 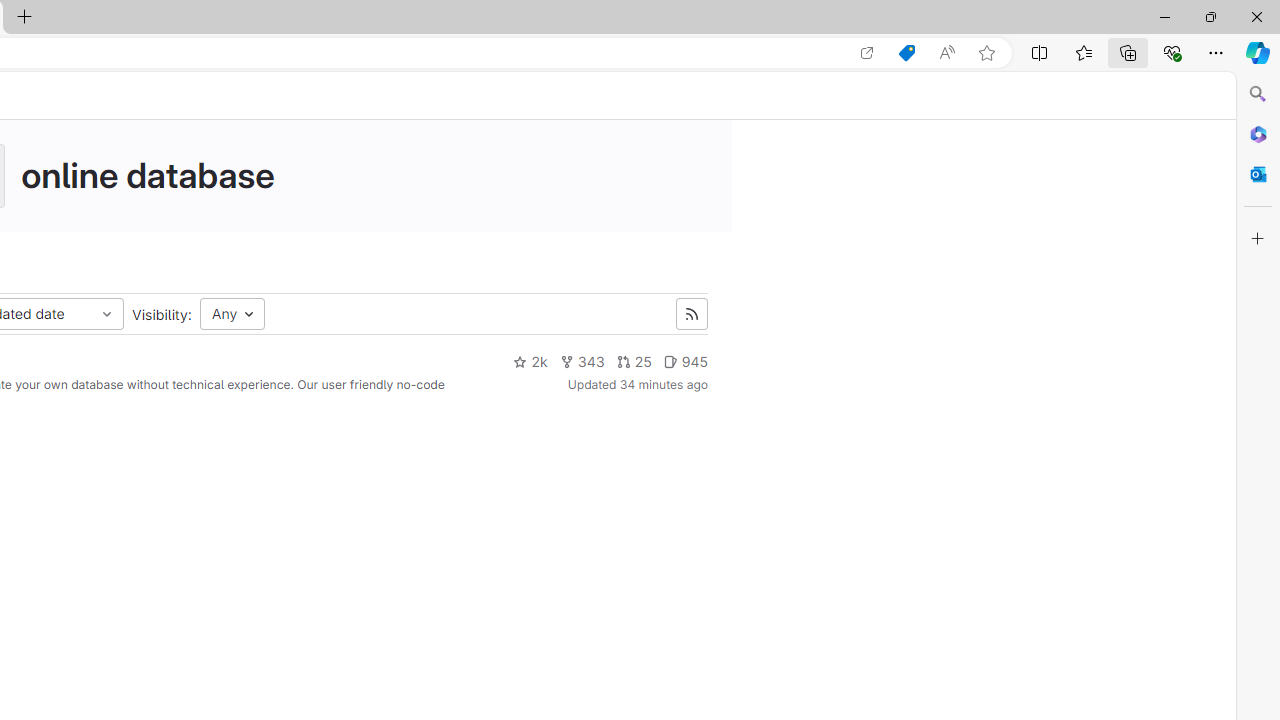 I want to click on 'Class: s14 gl-mr-2', so click(x=670, y=361).